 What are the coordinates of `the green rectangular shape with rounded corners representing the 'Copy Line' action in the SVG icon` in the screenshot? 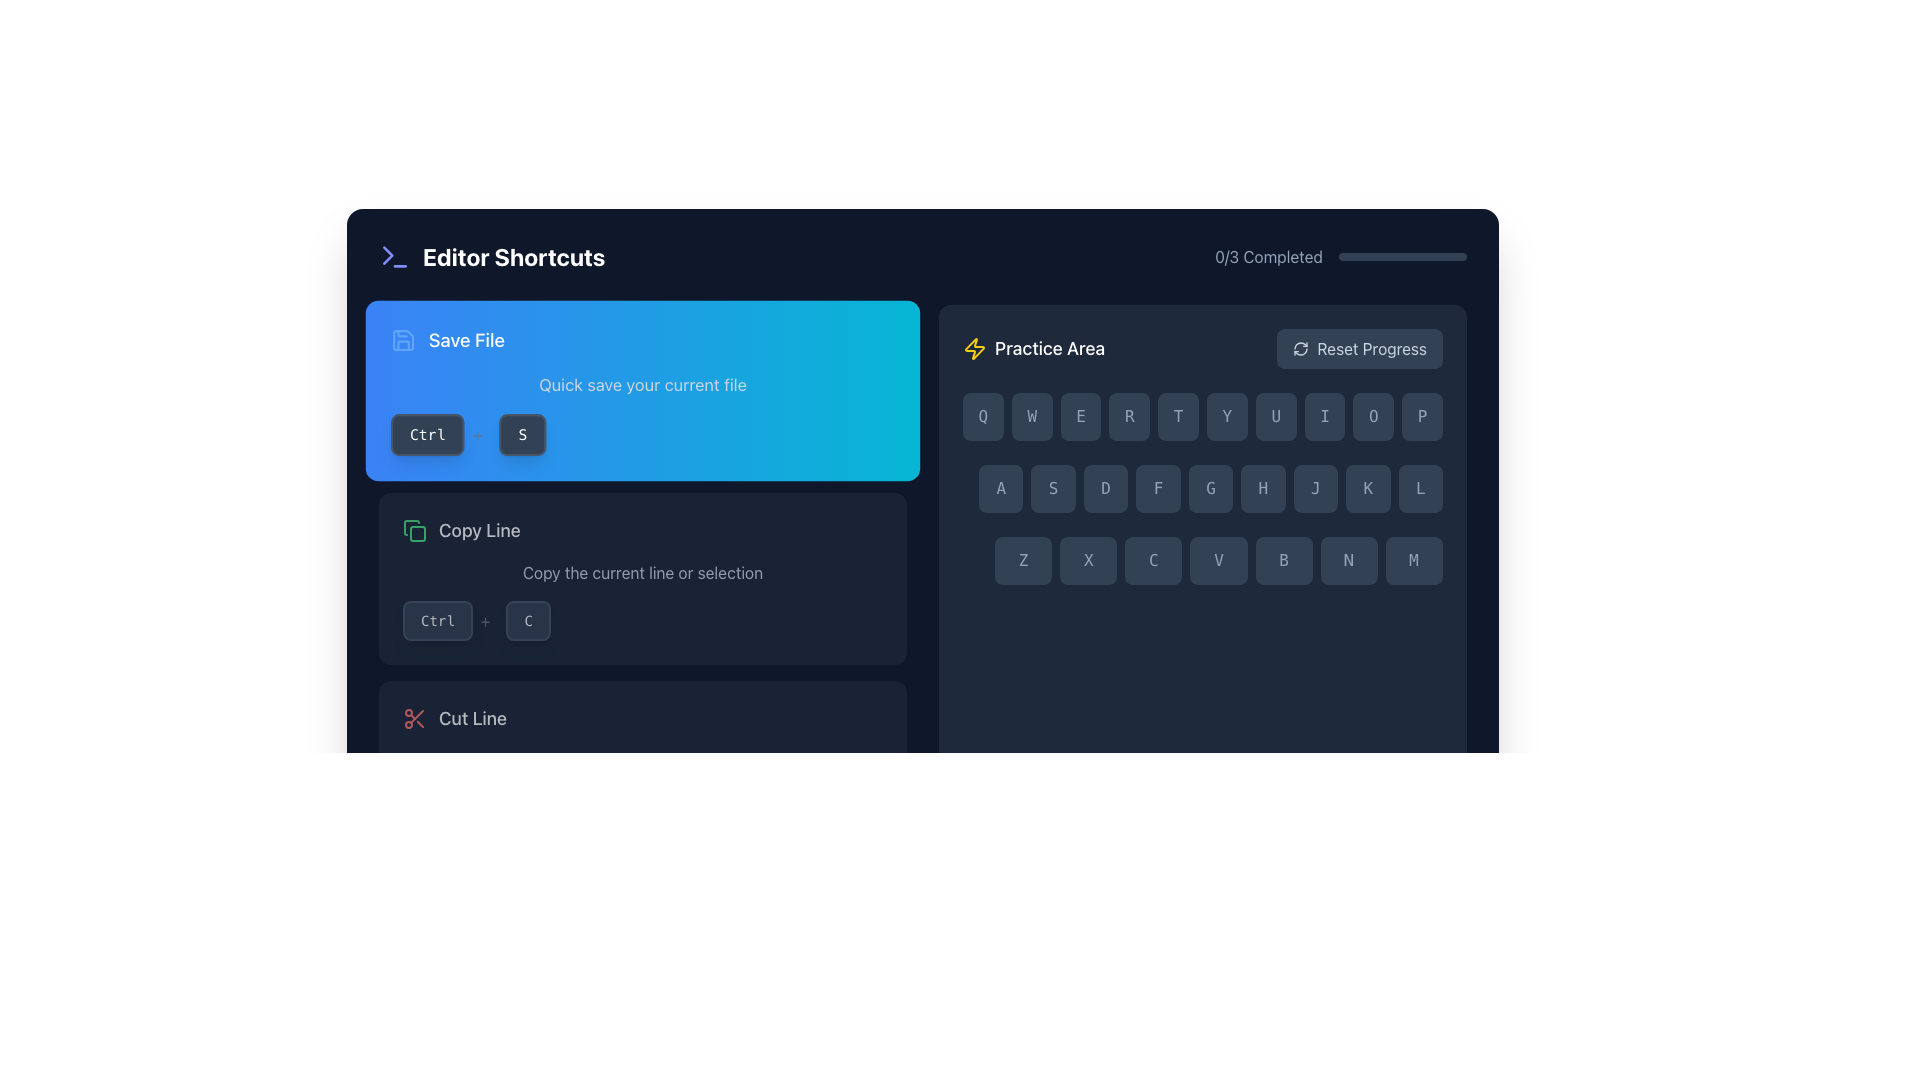 It's located at (411, 527).